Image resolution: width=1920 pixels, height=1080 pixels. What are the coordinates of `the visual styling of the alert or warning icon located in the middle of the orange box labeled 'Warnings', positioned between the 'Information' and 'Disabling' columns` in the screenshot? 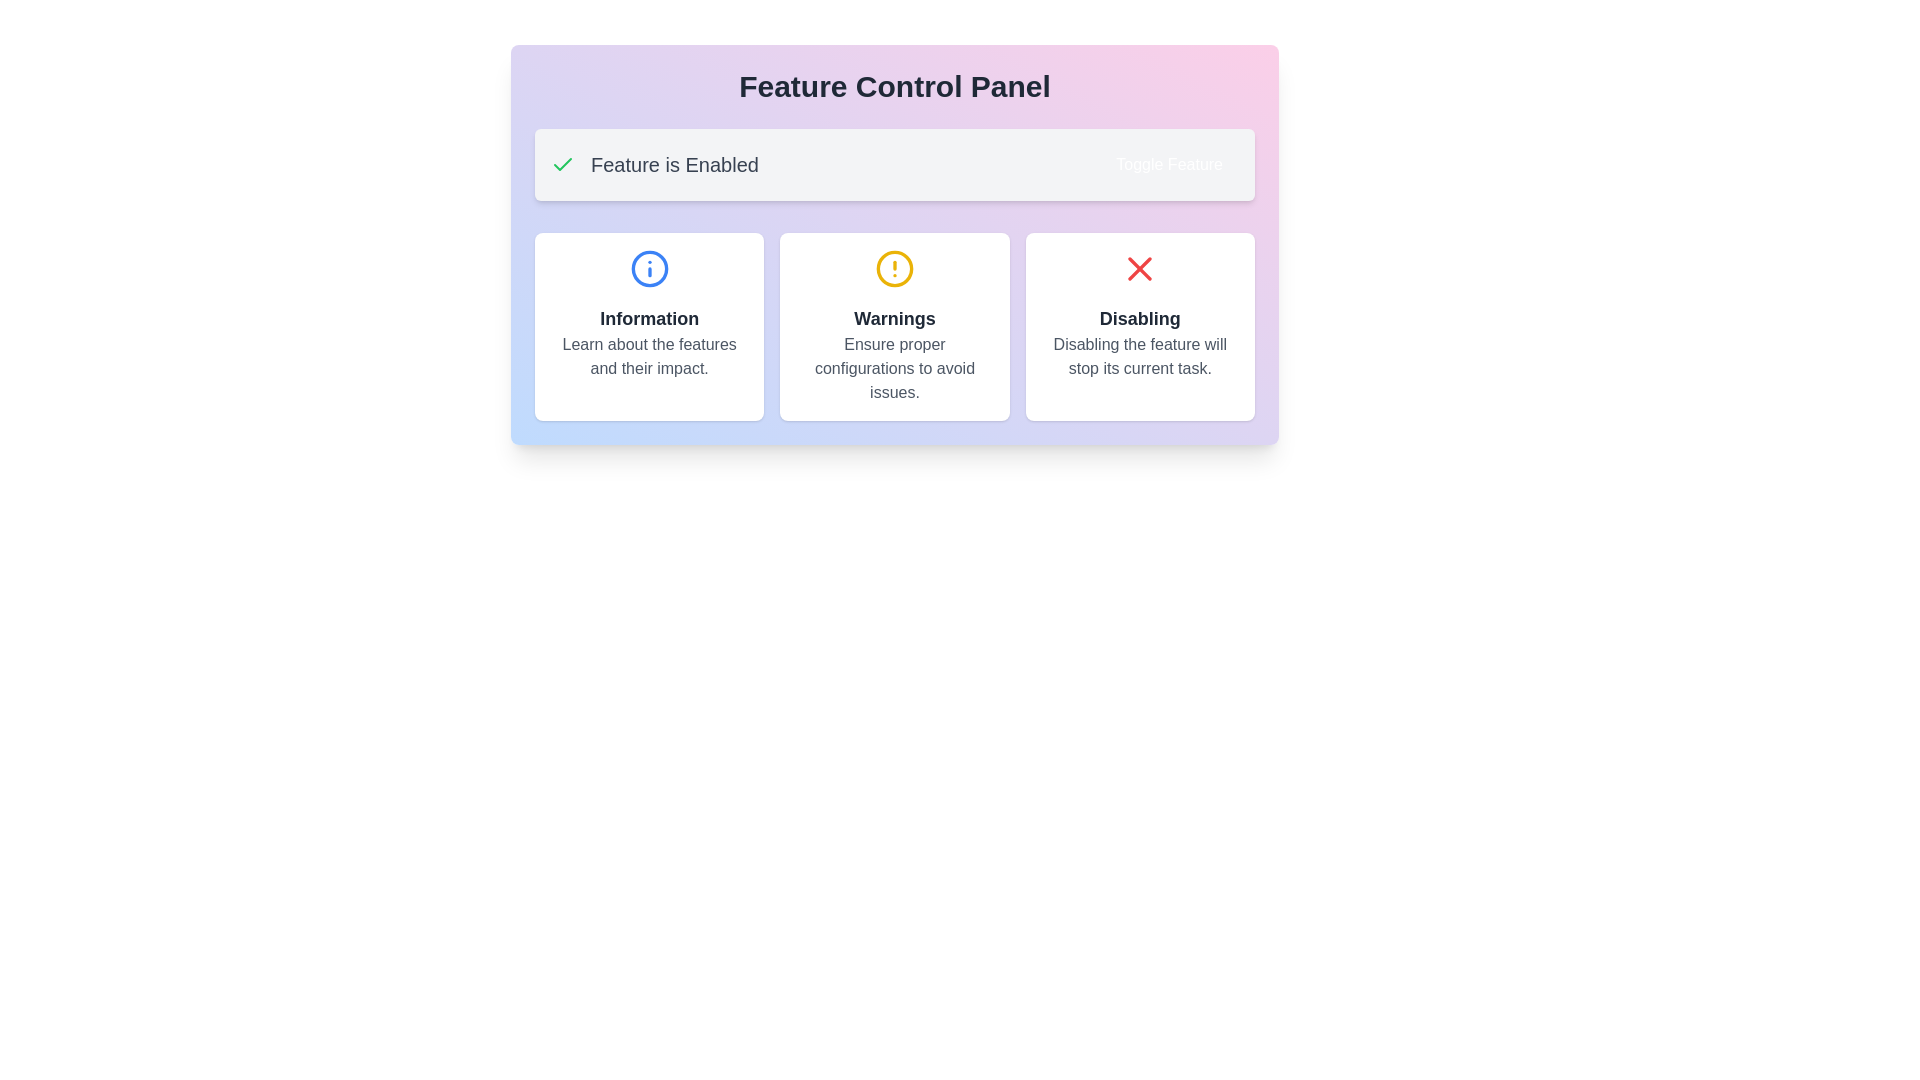 It's located at (893, 268).